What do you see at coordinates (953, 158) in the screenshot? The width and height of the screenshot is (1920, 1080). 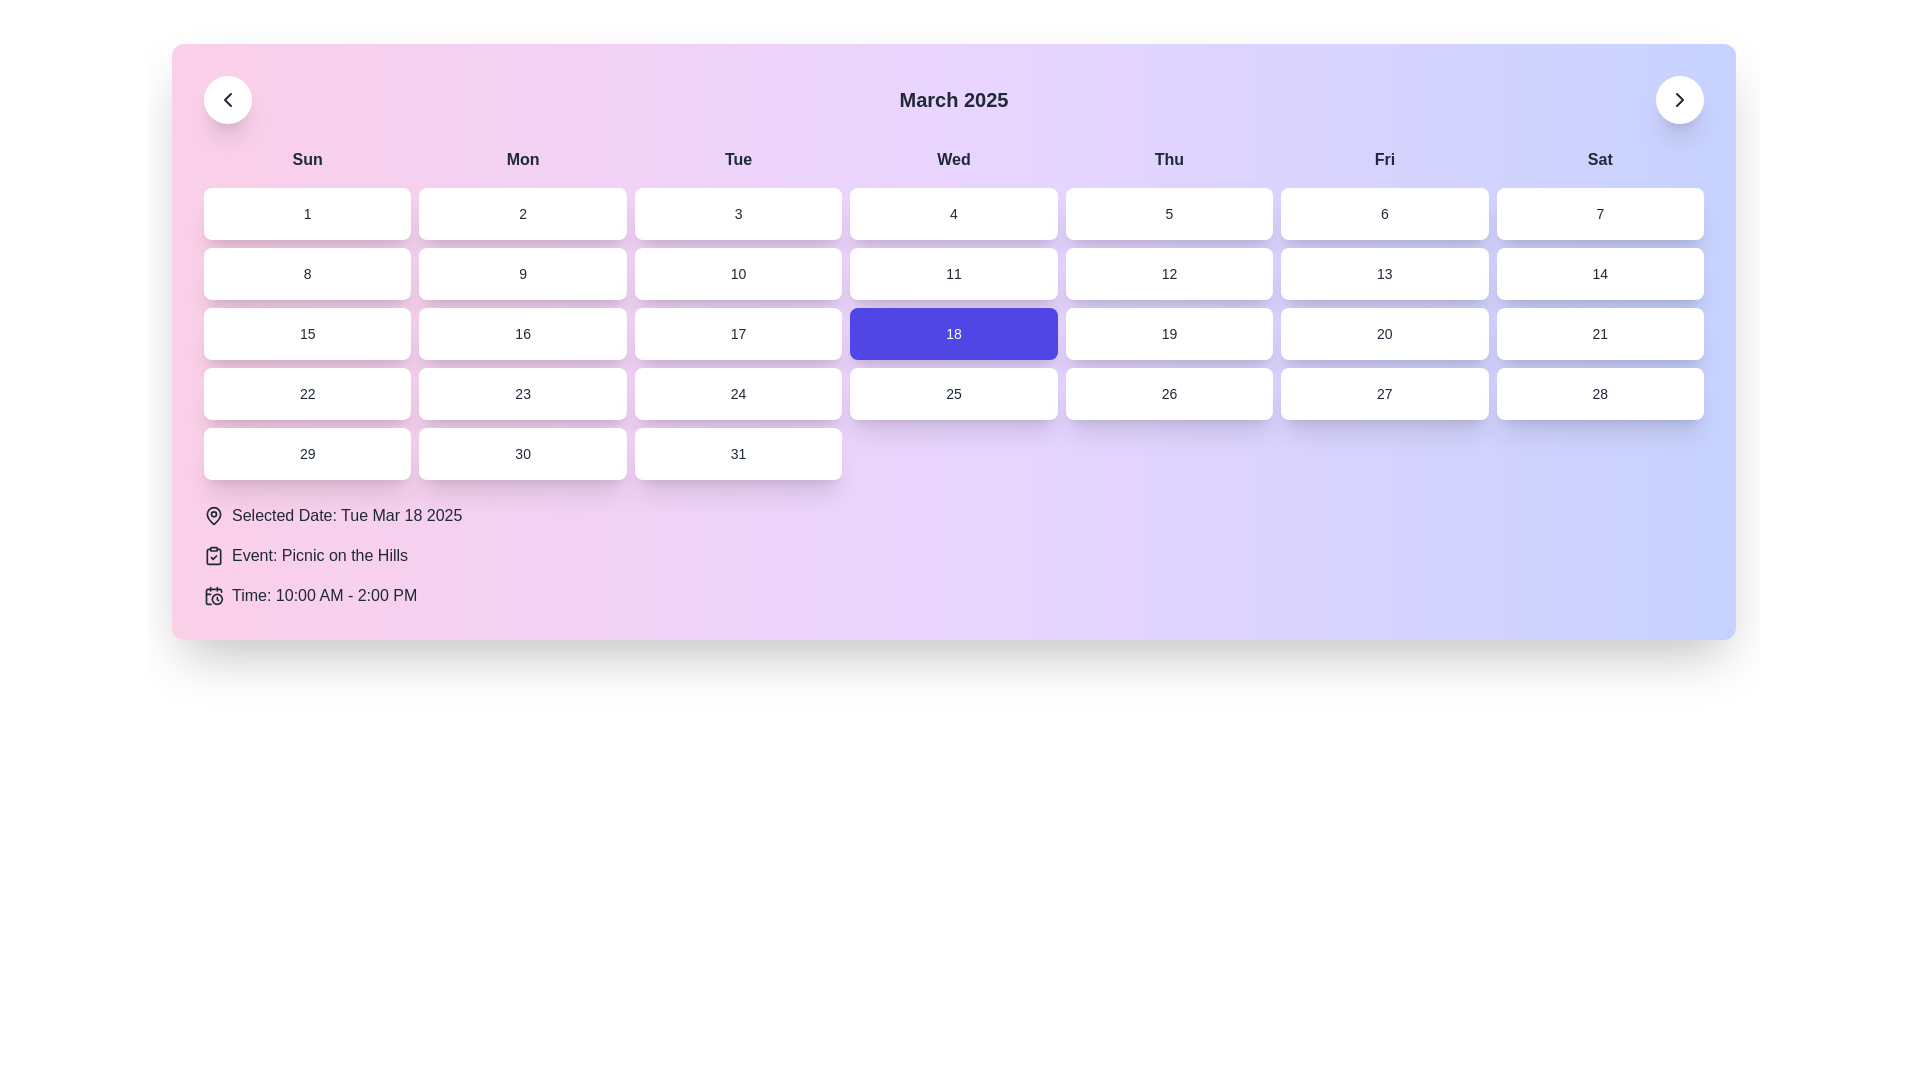 I see `weekday labels displayed in bold text in the header row of the calendar, which includes 'Sun', 'Mon', 'Tue', 'Wed', 'Thu', 'Fri', 'Sat'` at bounding box center [953, 158].